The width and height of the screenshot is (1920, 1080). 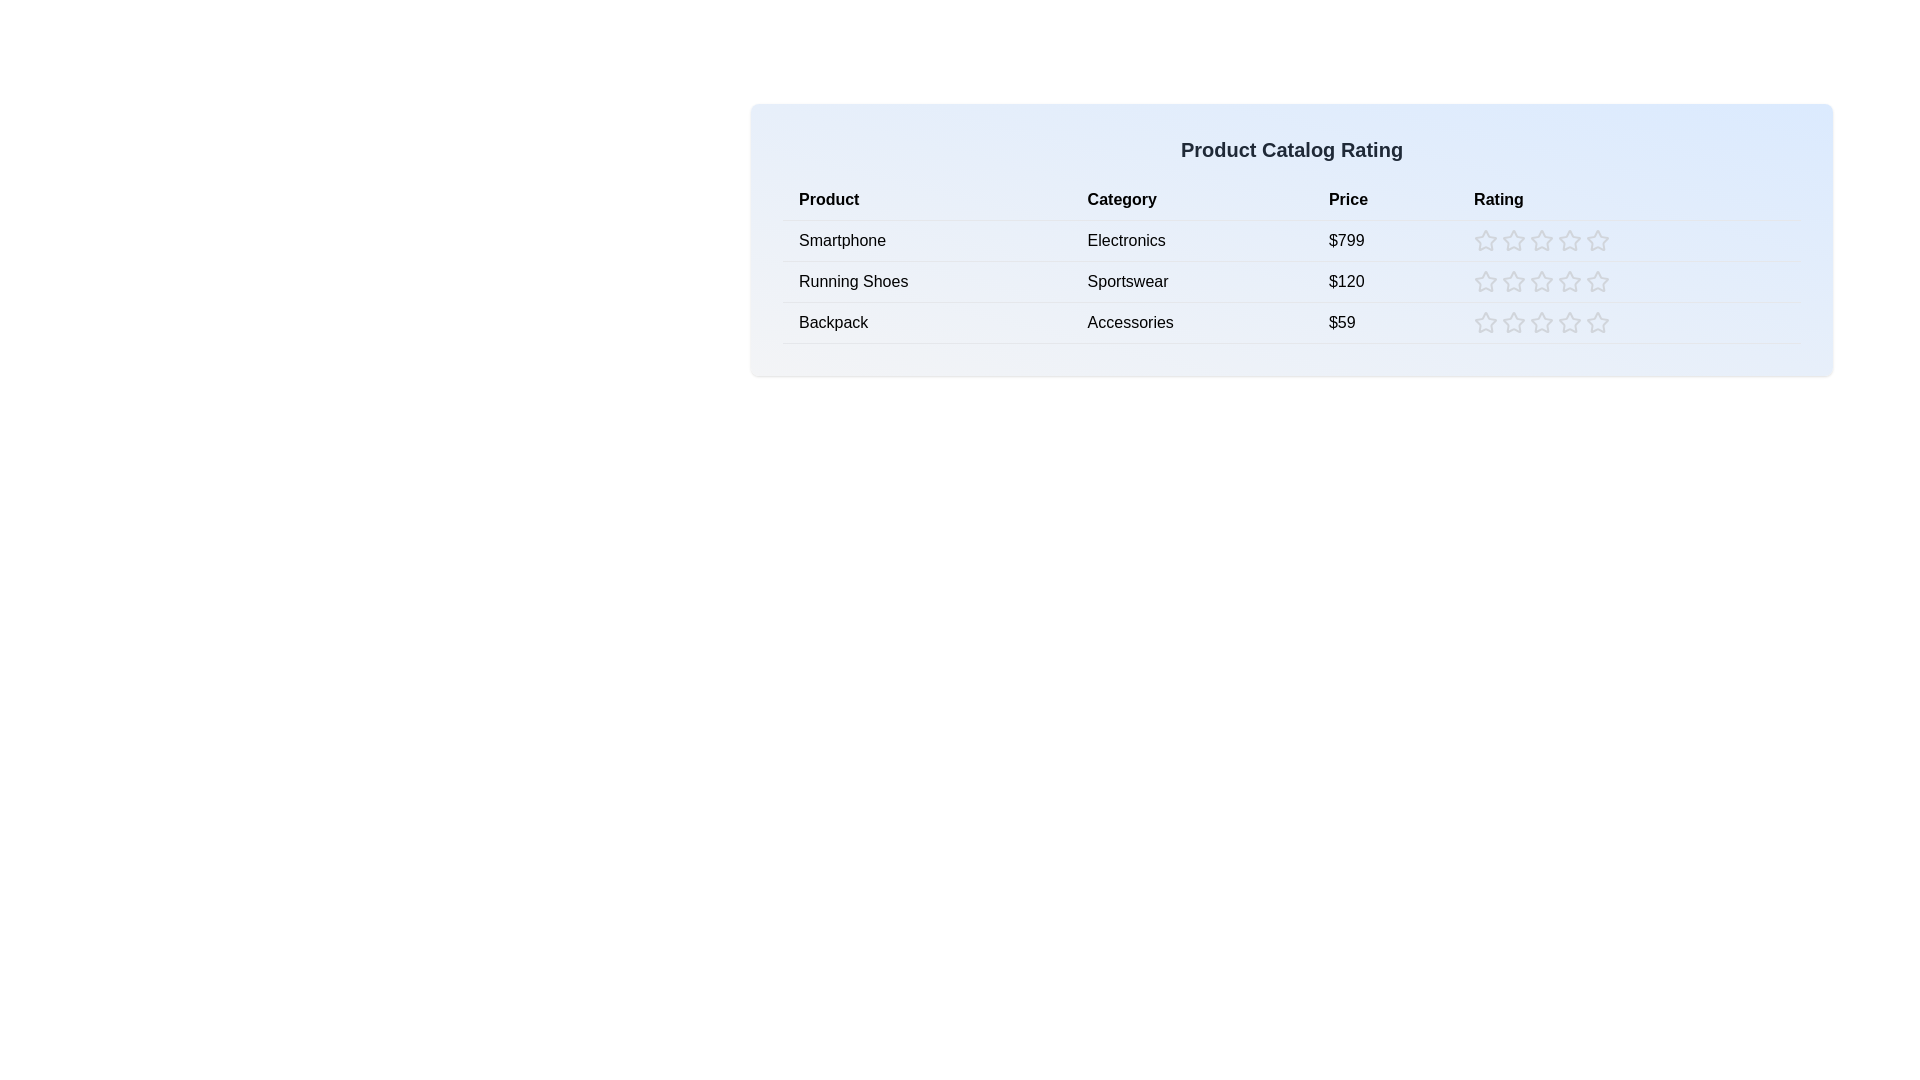 What do you see at coordinates (1629, 200) in the screenshot?
I see `the Rating column header to sort the table by that column` at bounding box center [1629, 200].